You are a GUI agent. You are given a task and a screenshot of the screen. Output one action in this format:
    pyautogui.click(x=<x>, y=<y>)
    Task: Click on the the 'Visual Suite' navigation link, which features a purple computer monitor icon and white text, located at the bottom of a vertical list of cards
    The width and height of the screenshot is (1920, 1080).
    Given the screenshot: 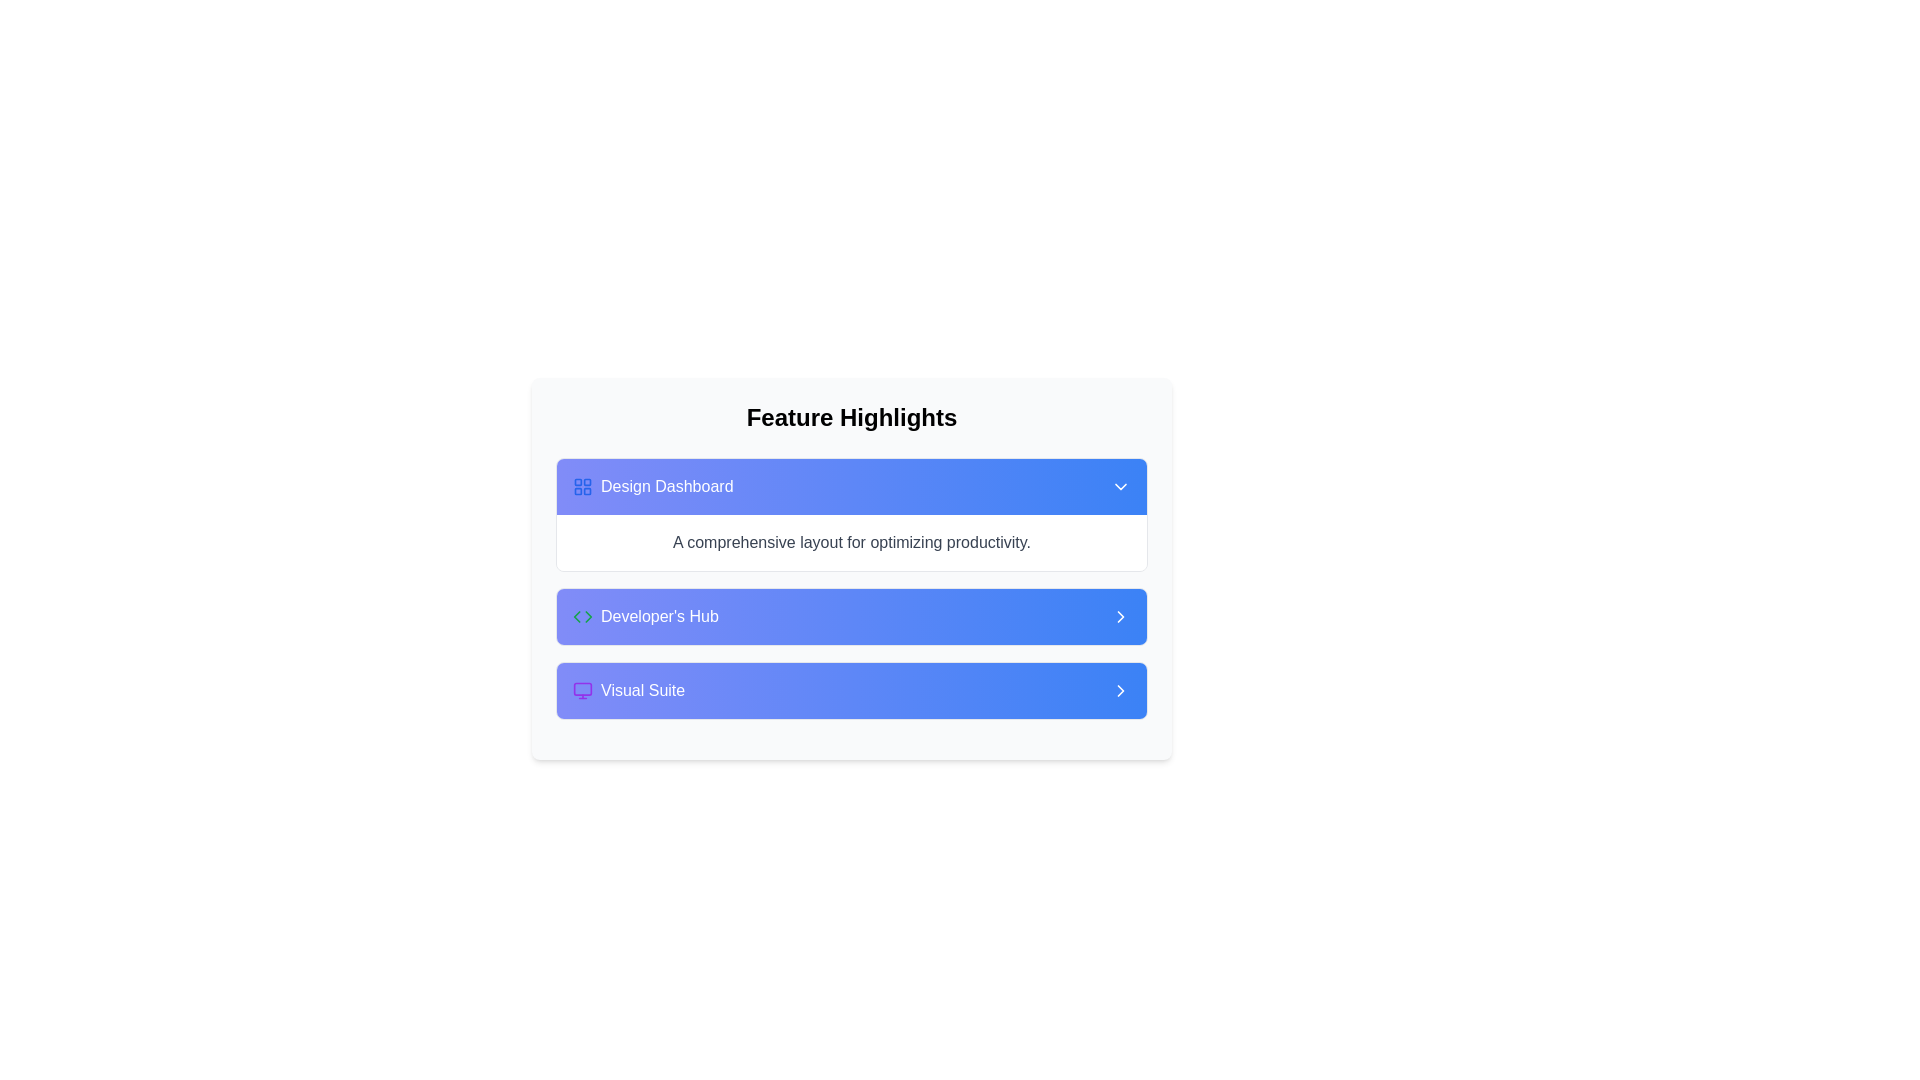 What is the action you would take?
    pyautogui.click(x=628, y=689)
    